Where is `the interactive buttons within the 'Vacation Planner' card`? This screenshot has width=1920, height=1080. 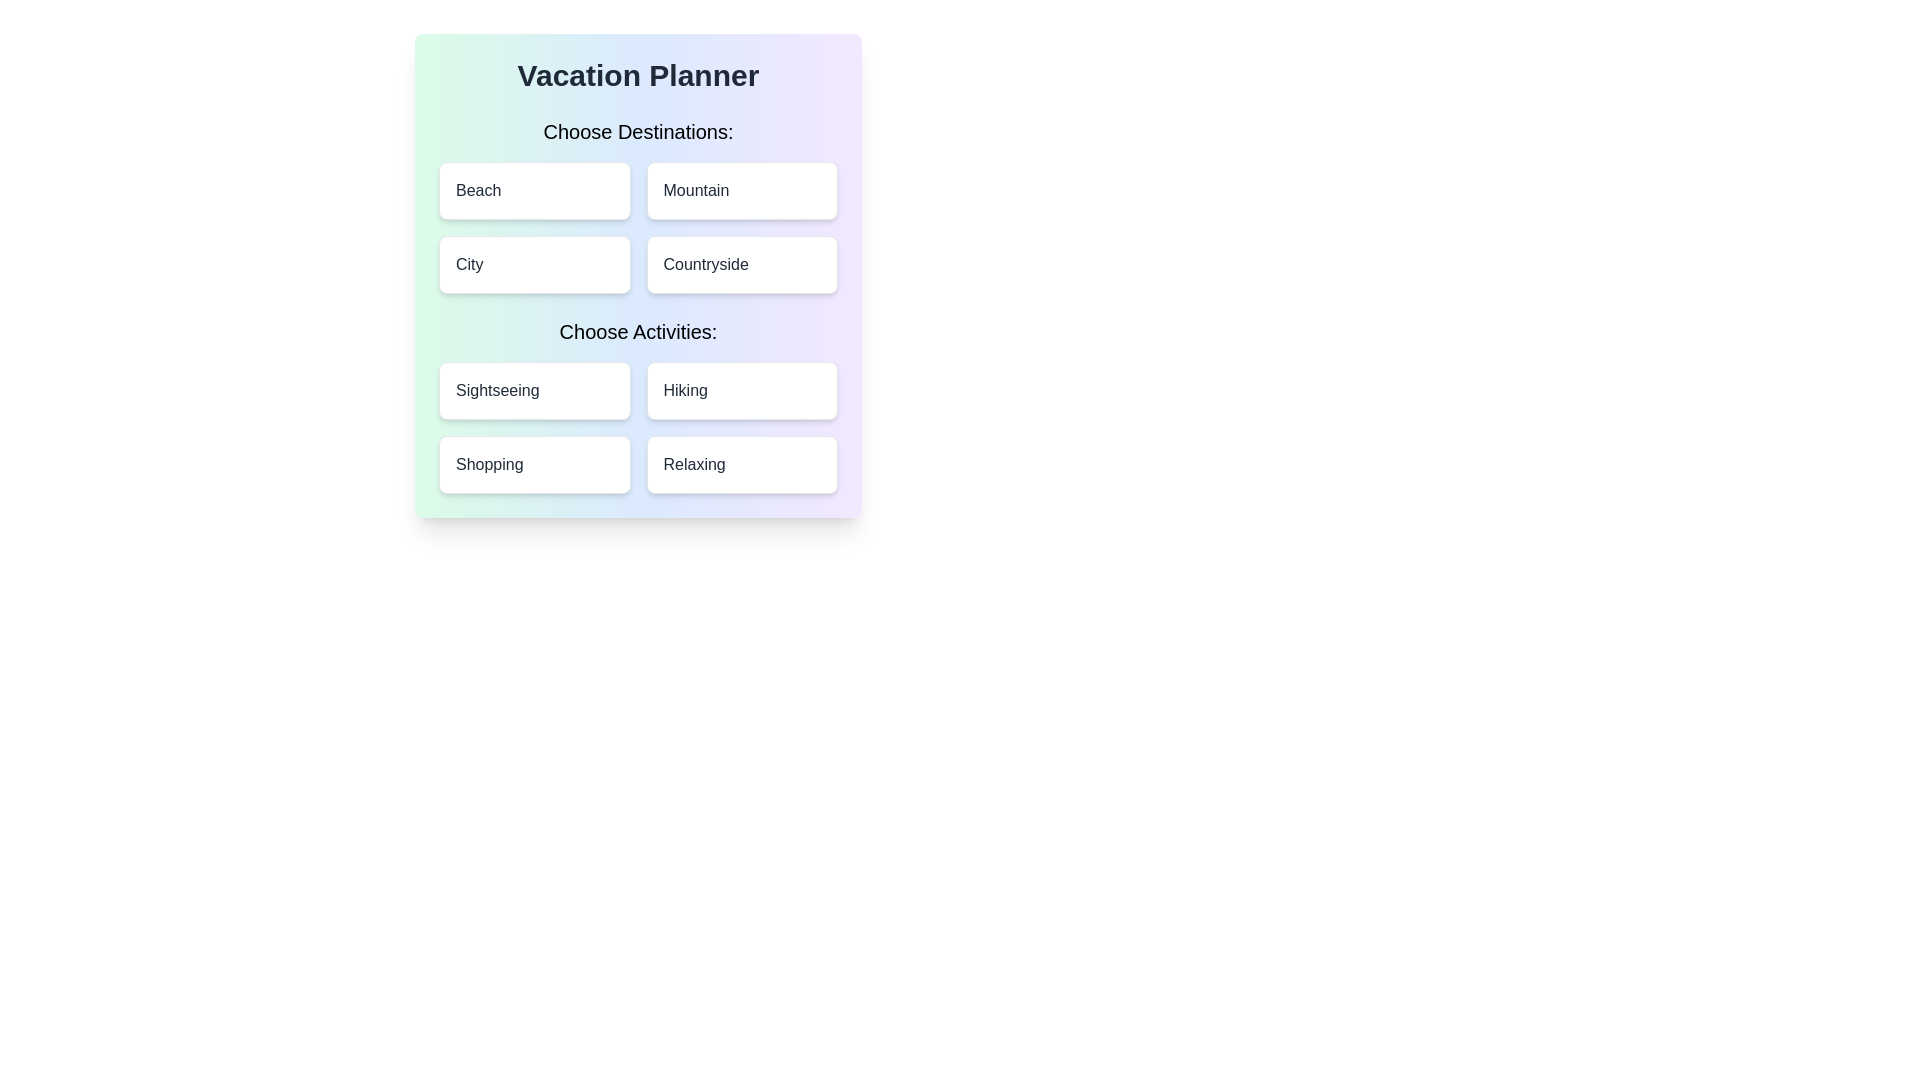 the interactive buttons within the 'Vacation Planner' card is located at coordinates (637, 276).